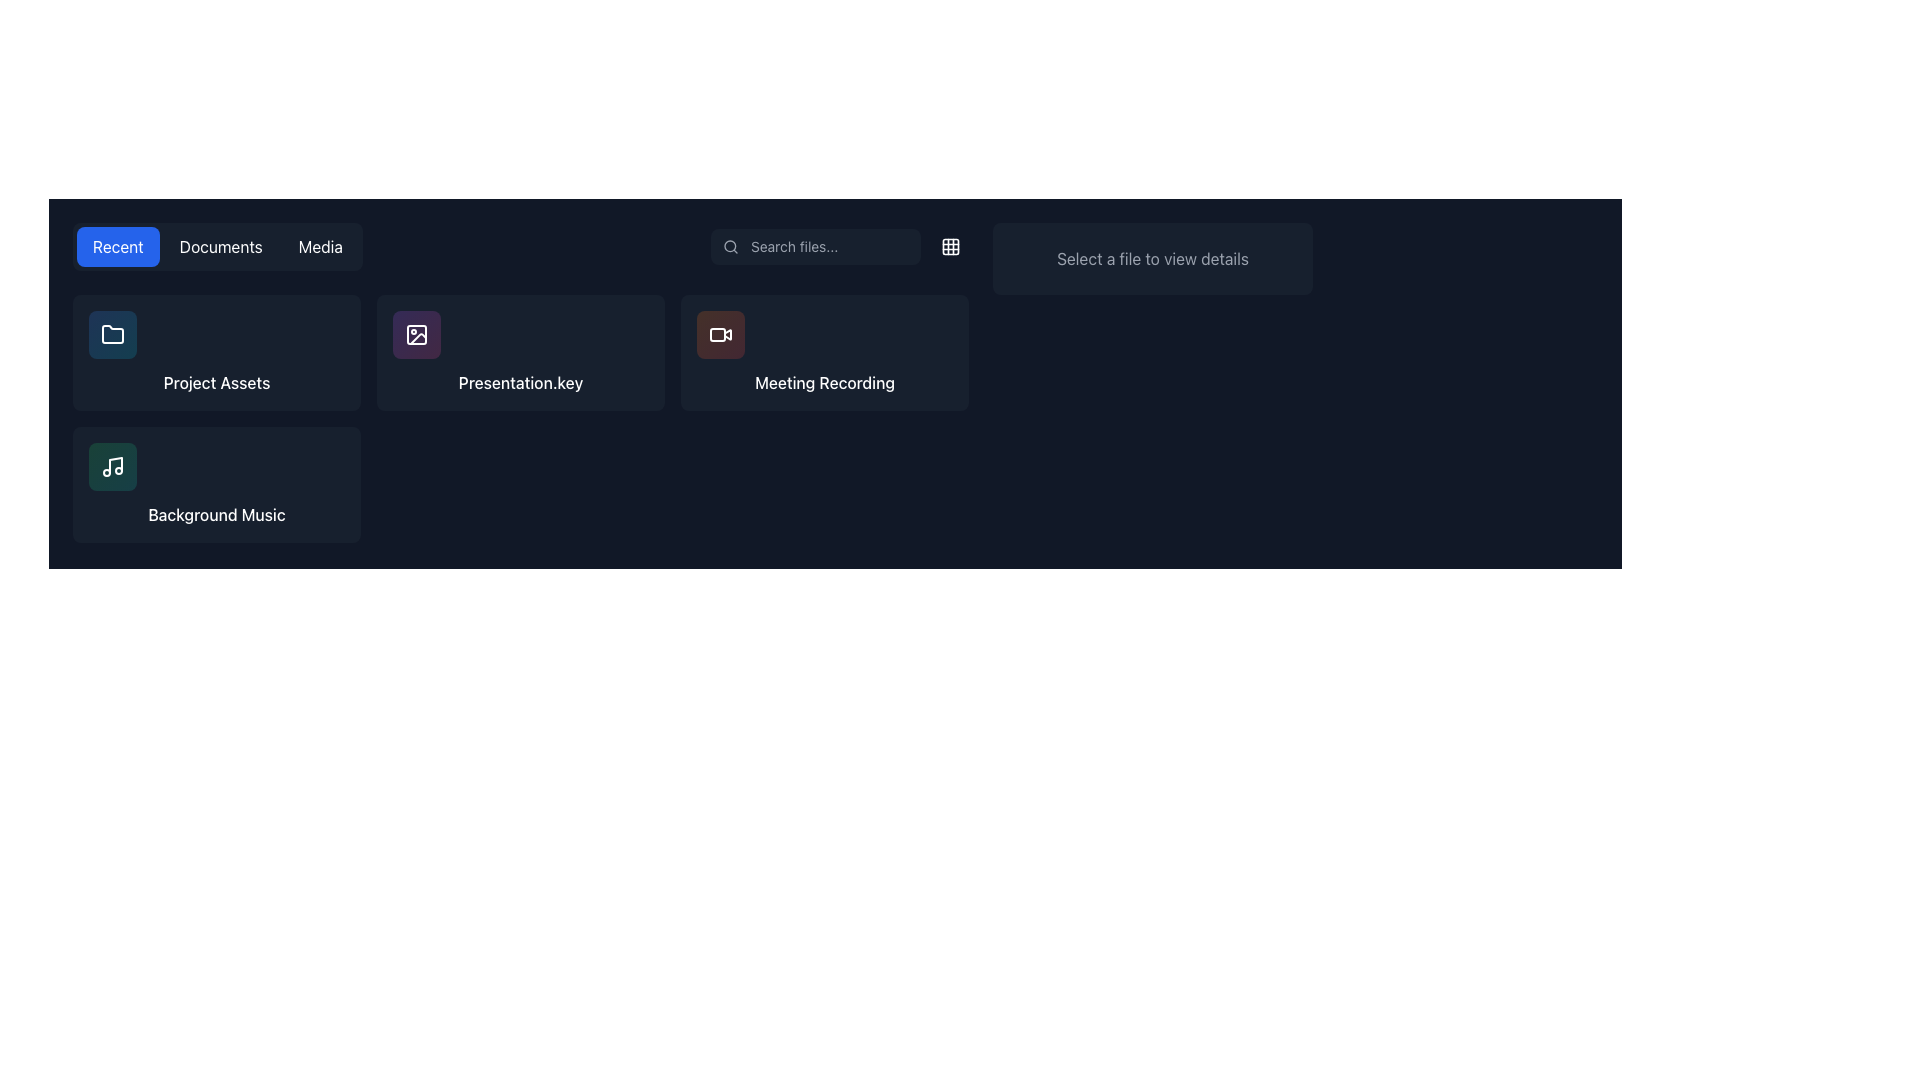 The height and width of the screenshot is (1080, 1920). What do you see at coordinates (949, 245) in the screenshot?
I see `the small square with rounded corners located at the center of the 3x3 grid layout in the top-right corner of the interface` at bounding box center [949, 245].